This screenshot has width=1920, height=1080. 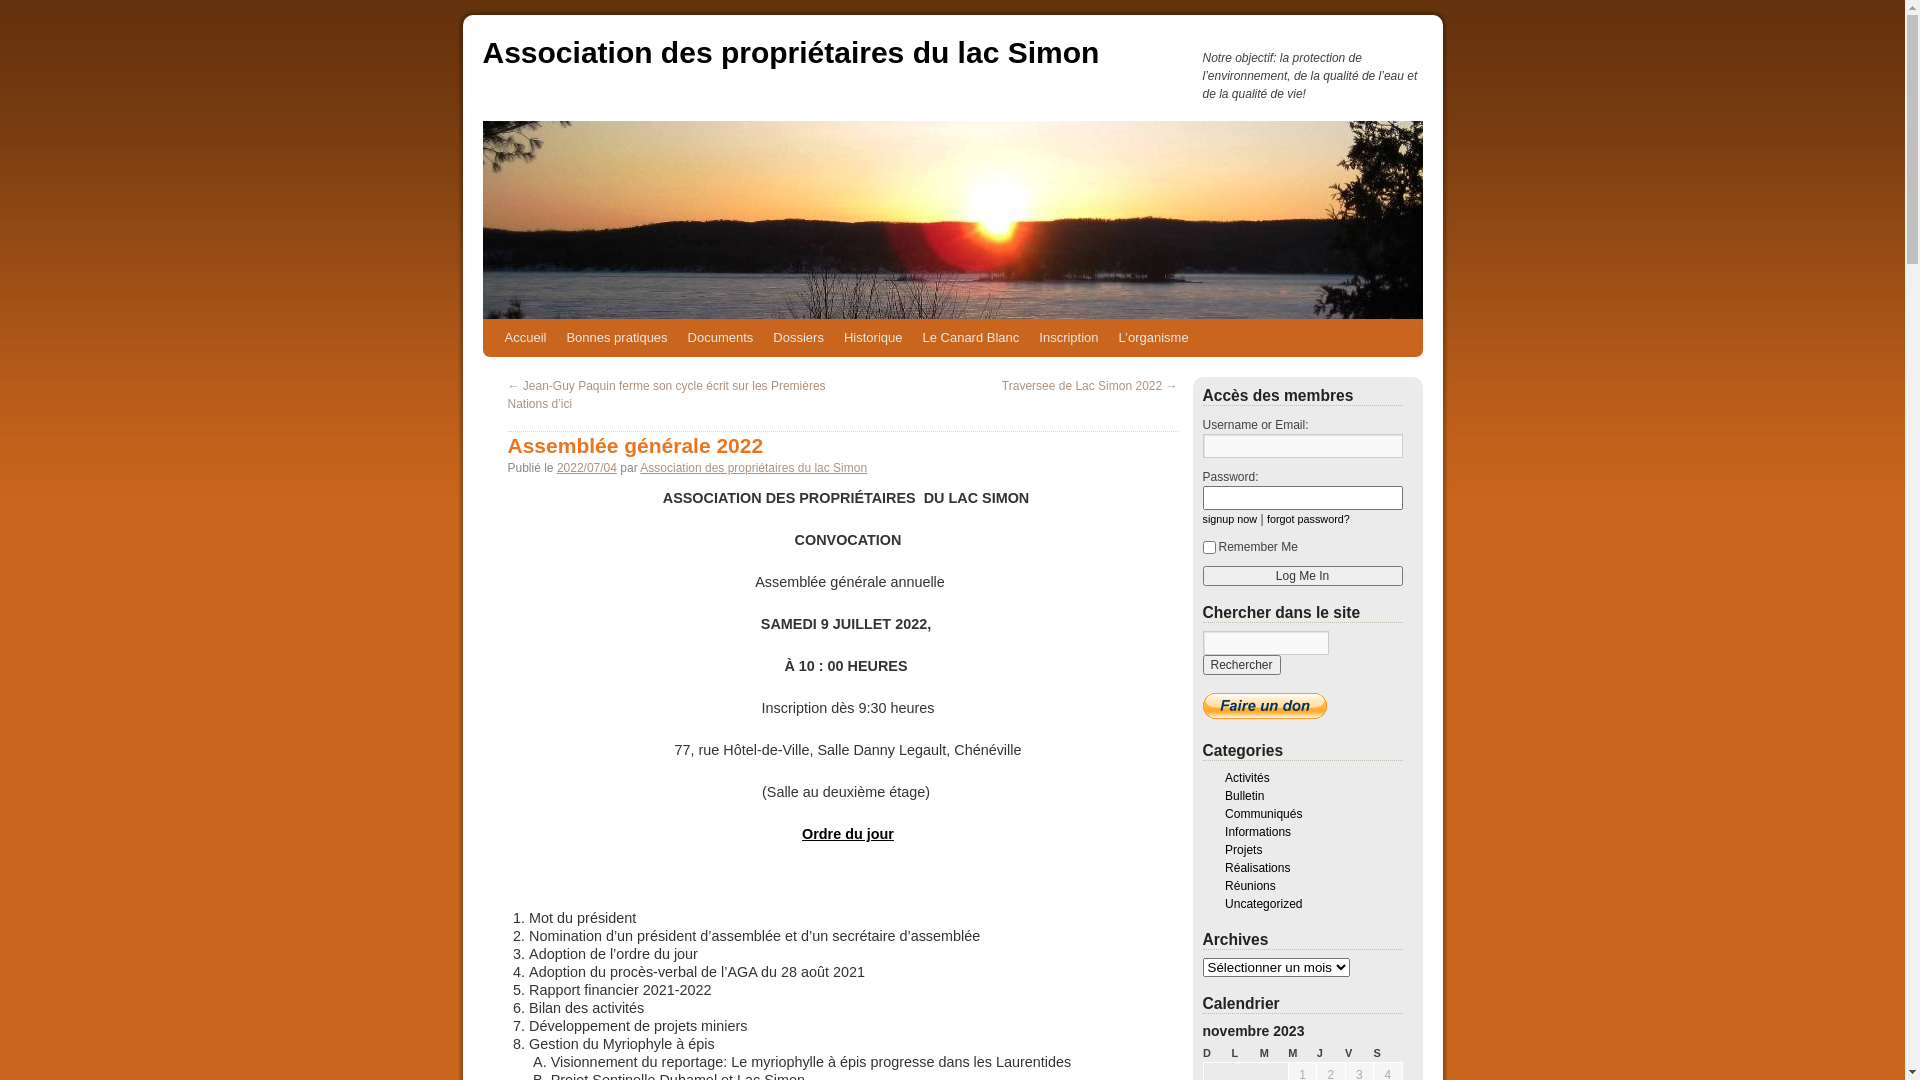 What do you see at coordinates (494, 337) in the screenshot?
I see `'Accueil'` at bounding box center [494, 337].